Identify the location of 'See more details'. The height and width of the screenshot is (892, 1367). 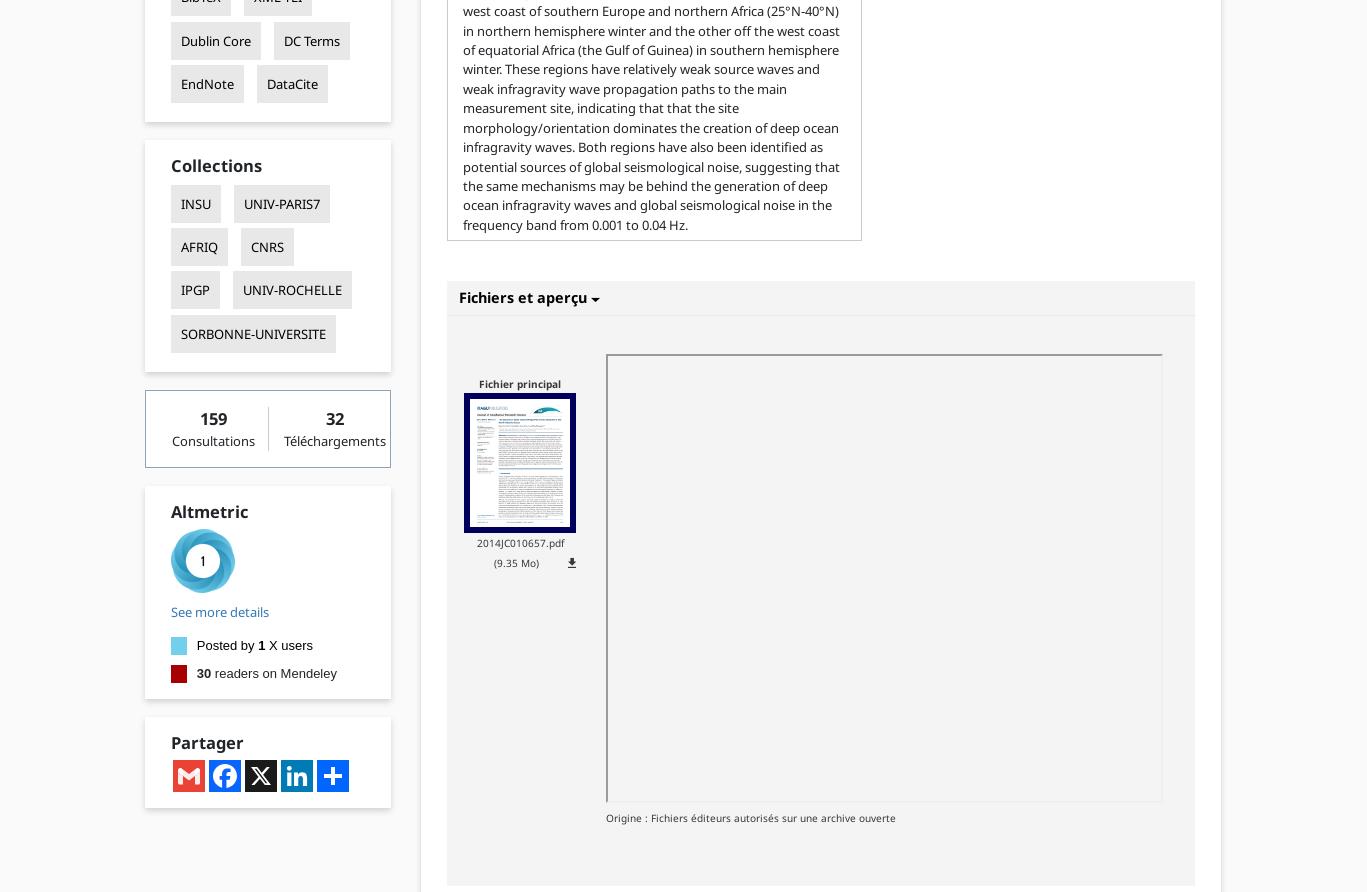
(217, 611).